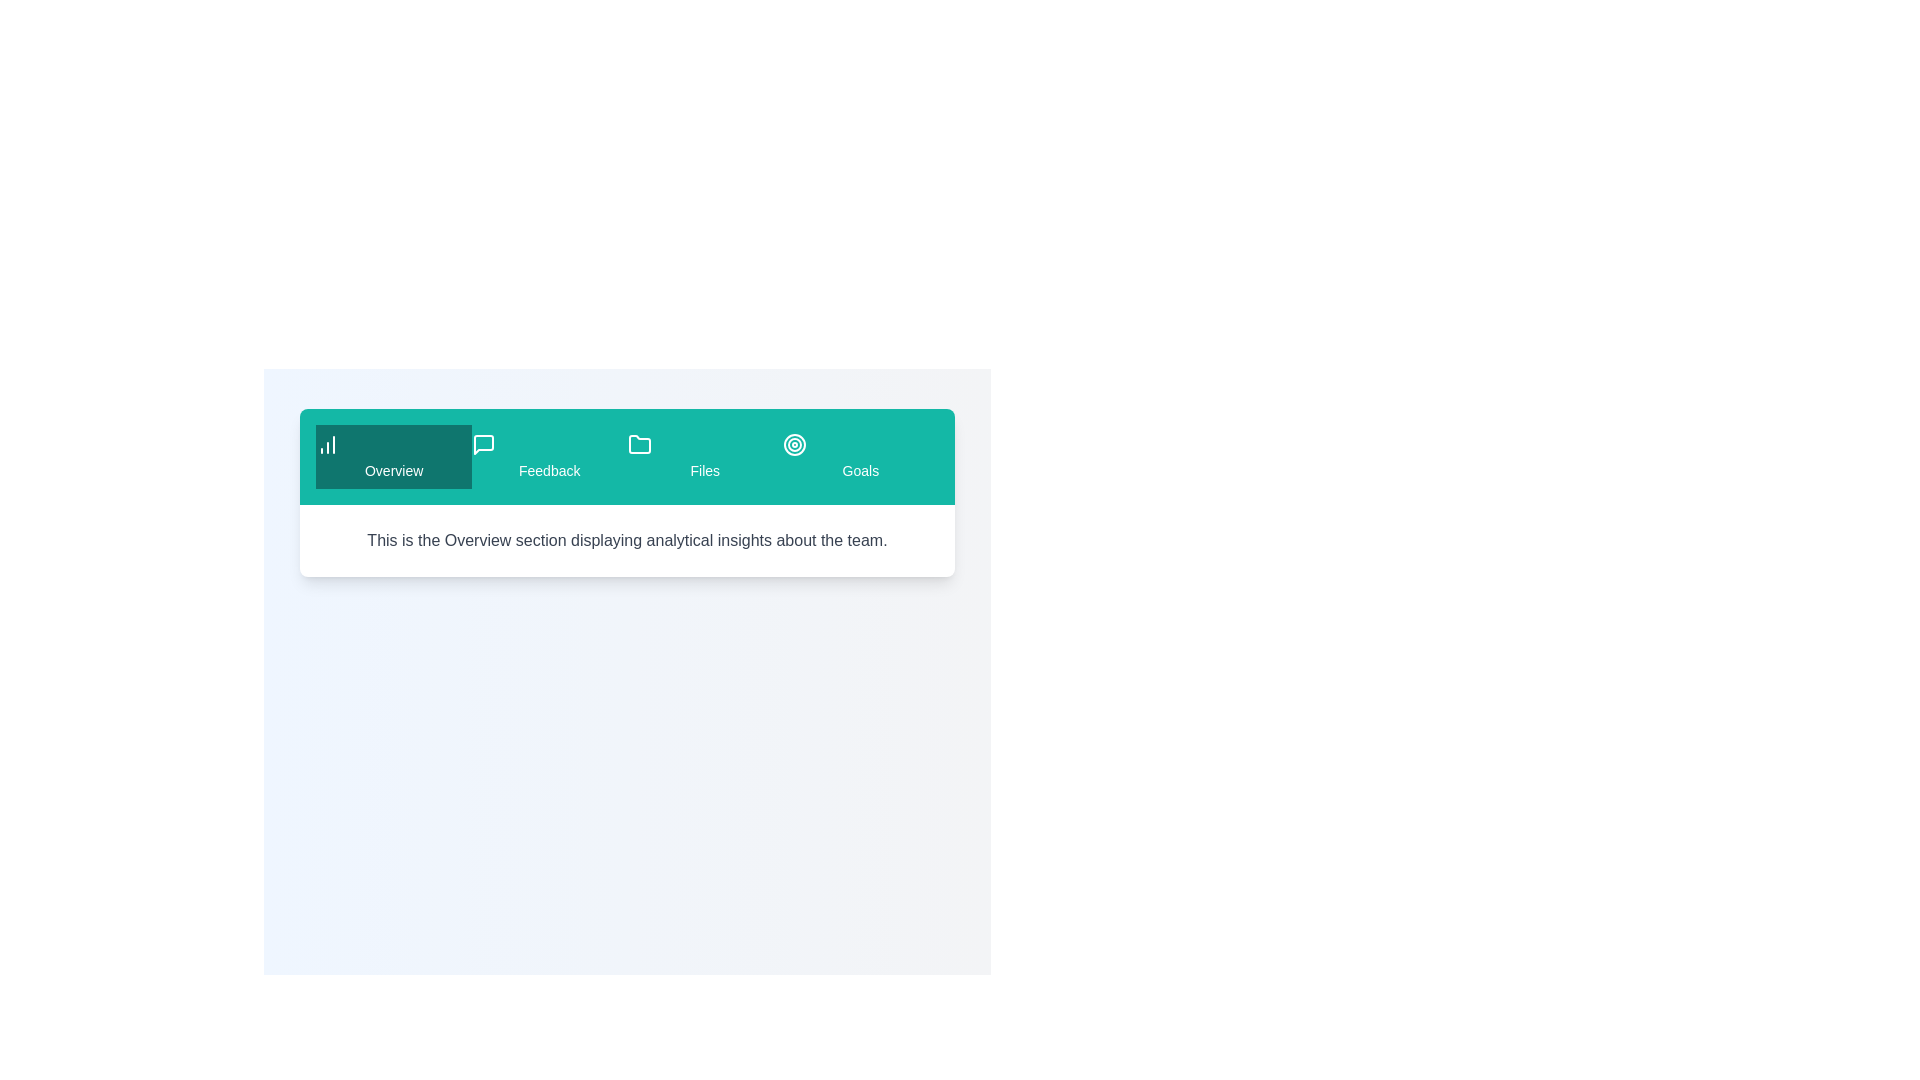  What do you see at coordinates (549, 456) in the screenshot?
I see `the tab Feedback to view its content` at bounding box center [549, 456].